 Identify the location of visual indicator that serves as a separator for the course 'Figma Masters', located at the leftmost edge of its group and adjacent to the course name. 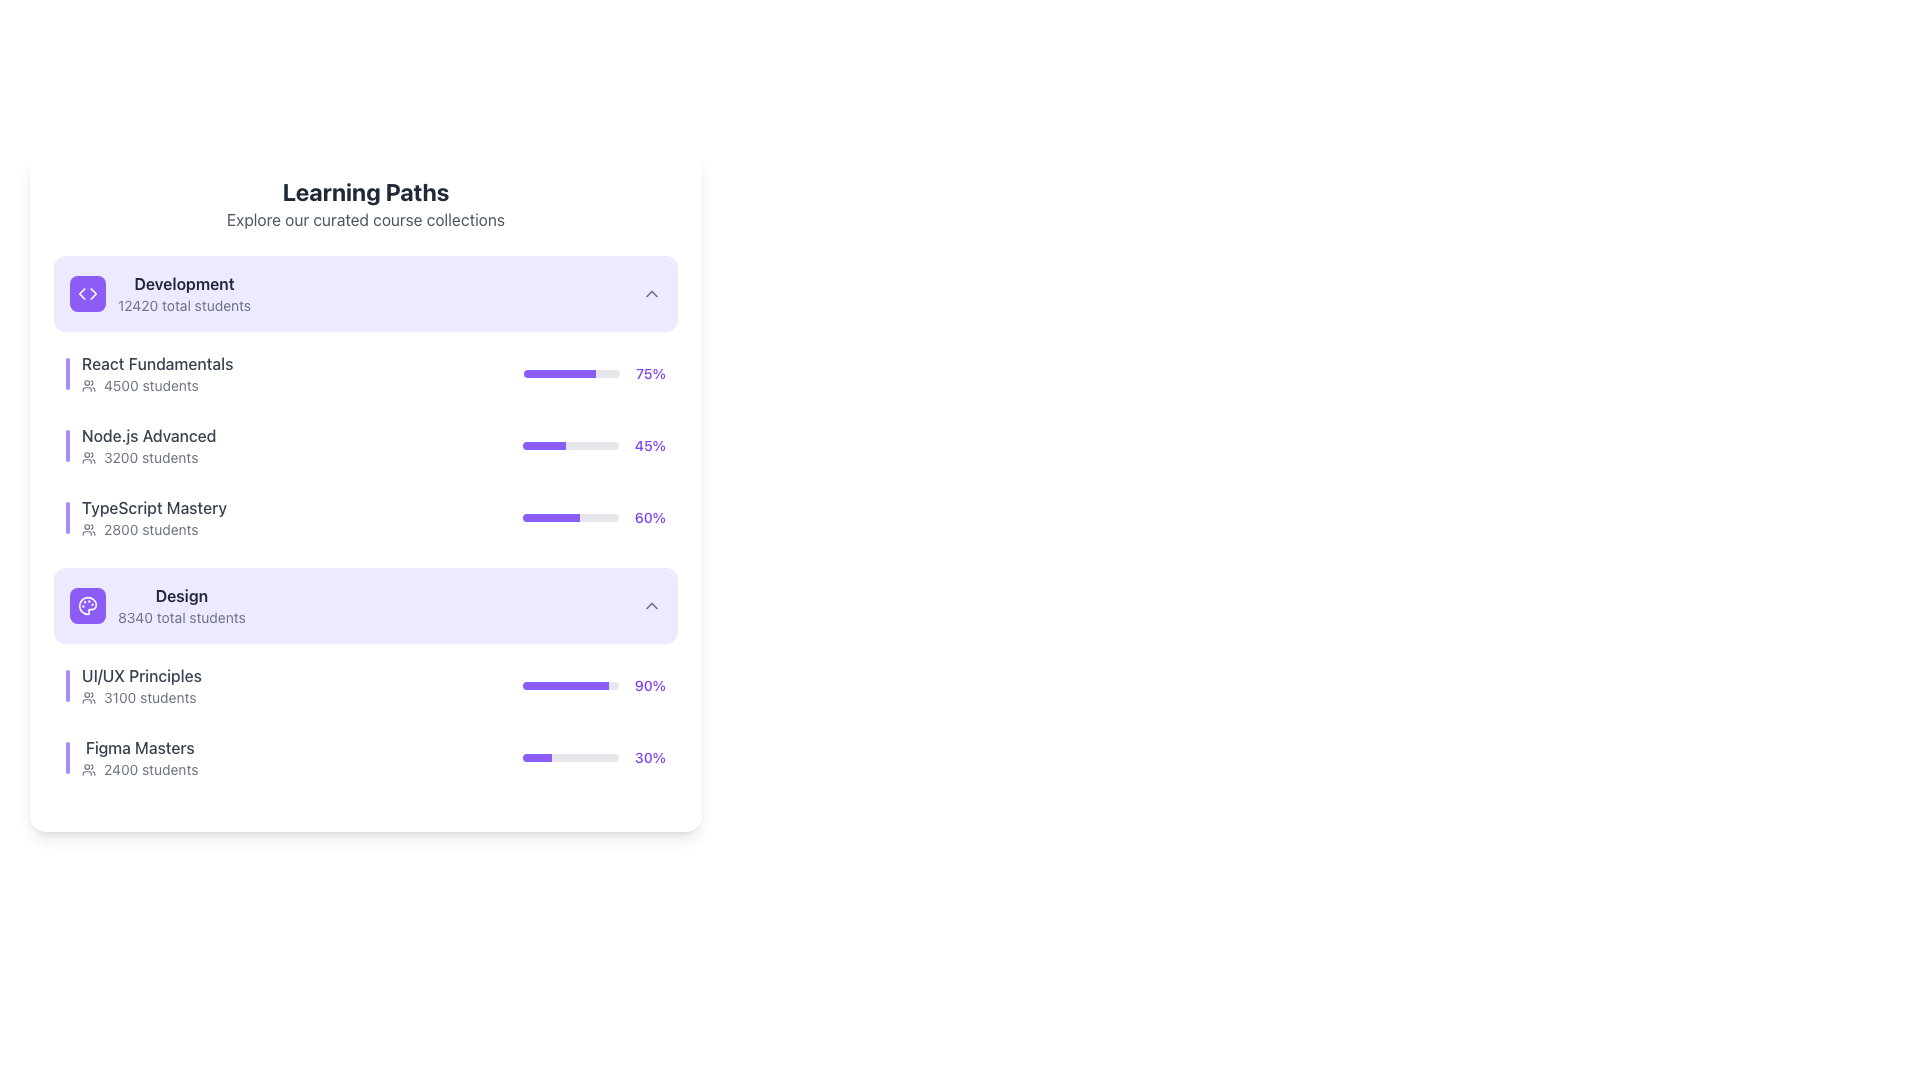
(67, 758).